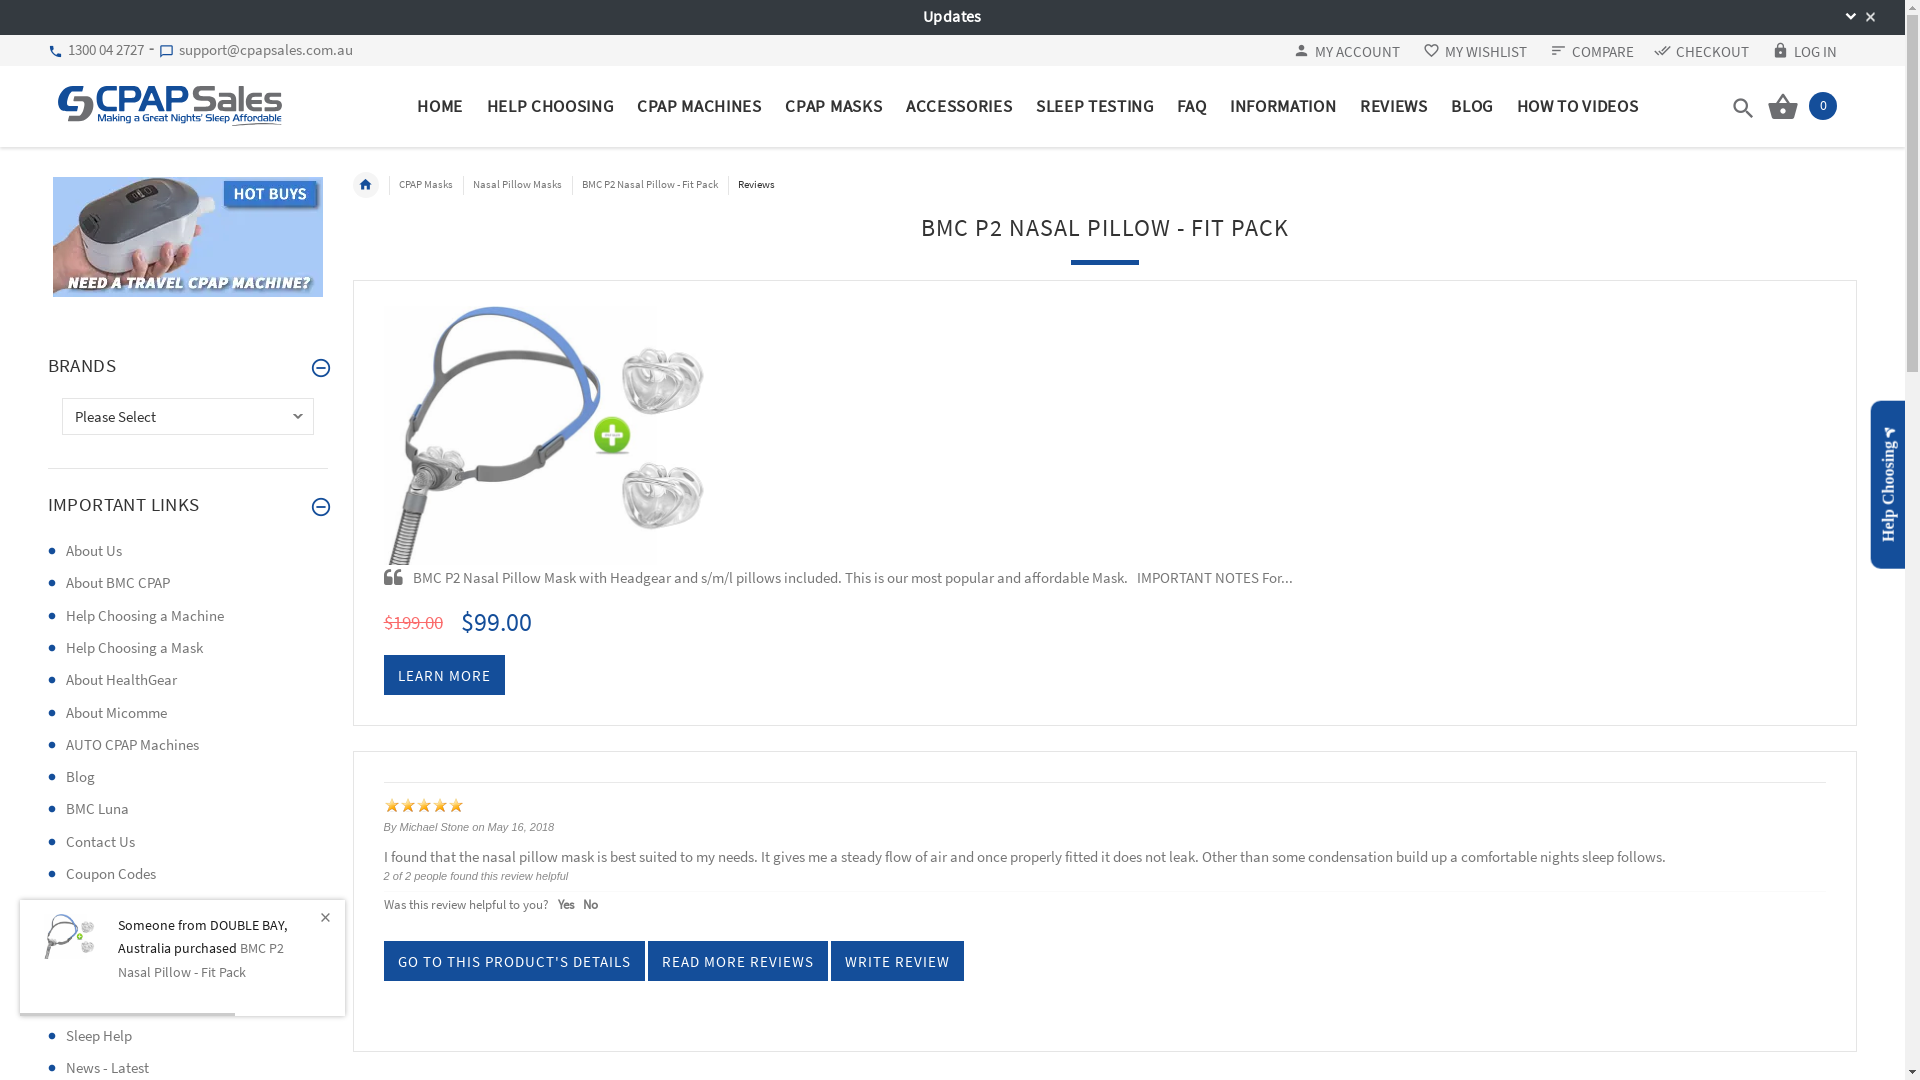 The height and width of the screenshot is (1080, 1920). What do you see at coordinates (120, 678) in the screenshot?
I see `'About HealthGear'` at bounding box center [120, 678].